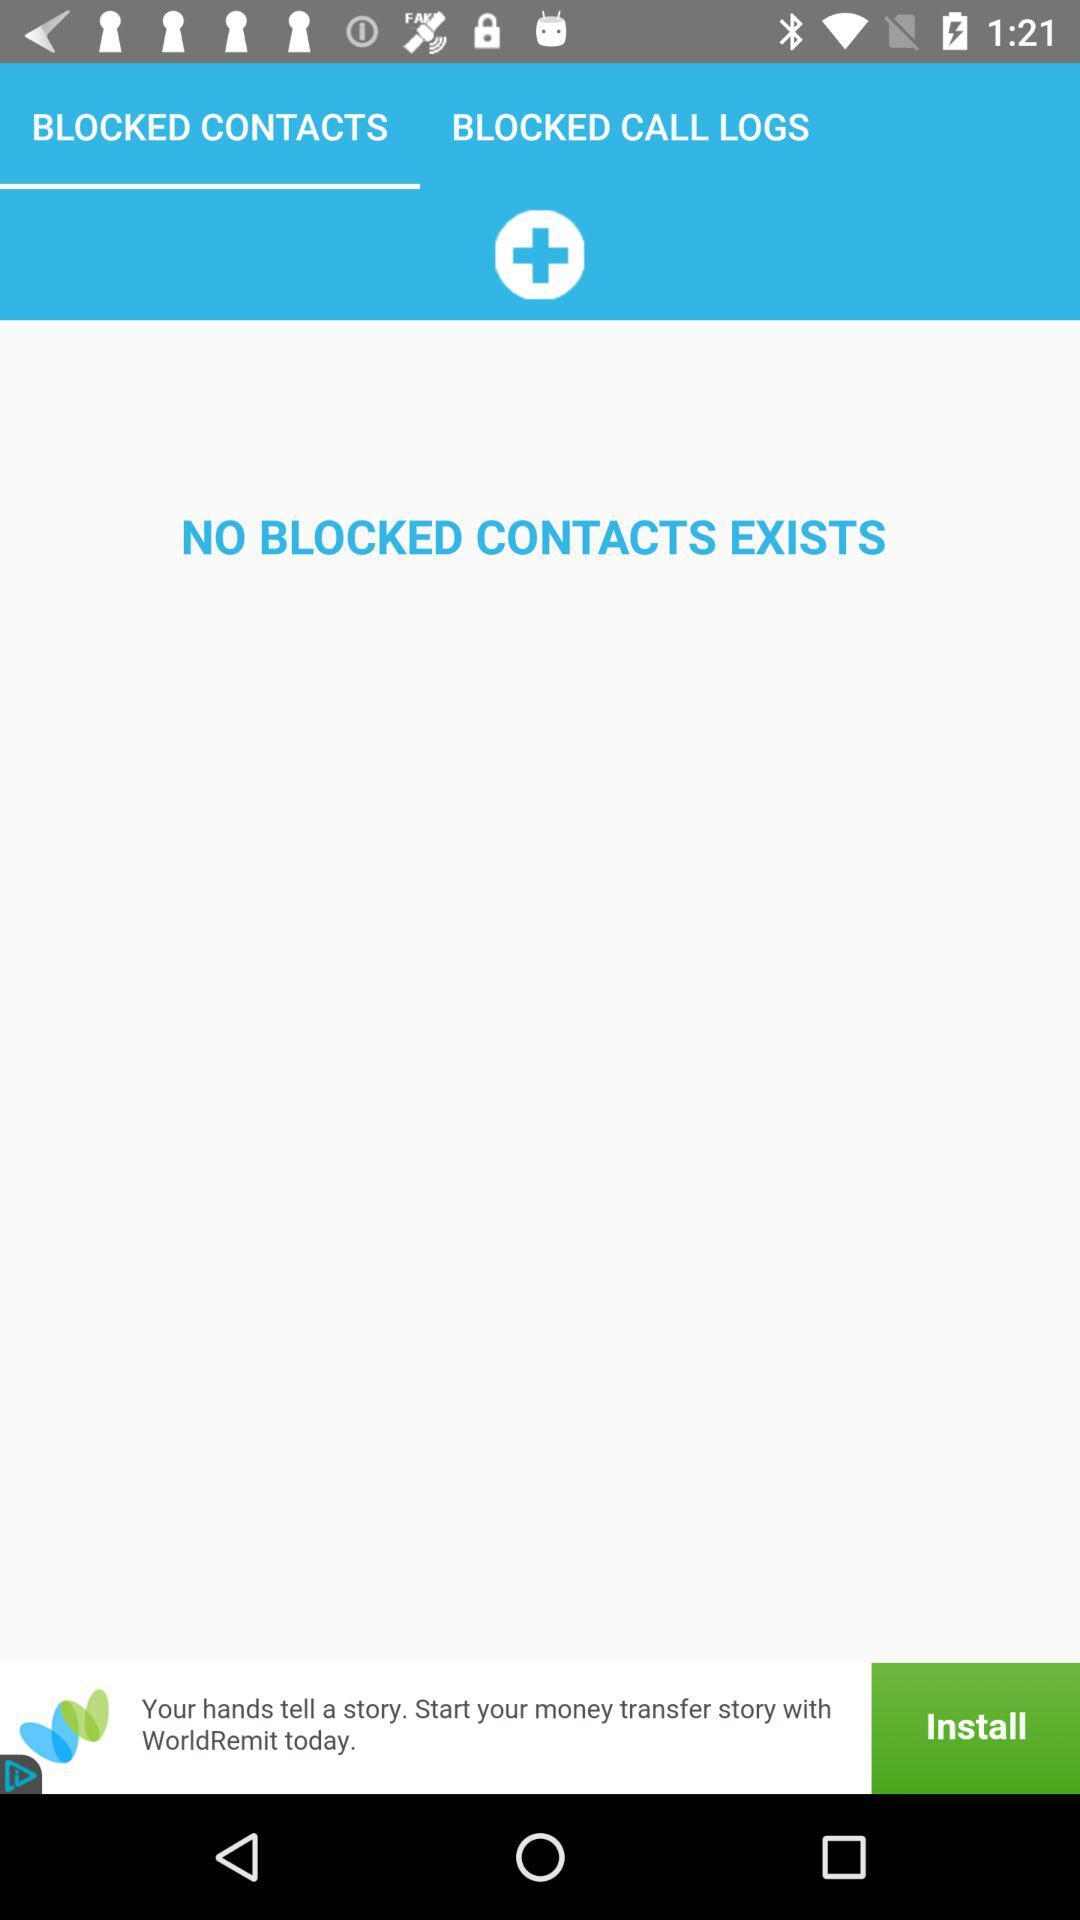 This screenshot has height=1920, width=1080. What do you see at coordinates (540, 1727) in the screenshot?
I see `advertisement` at bounding box center [540, 1727].